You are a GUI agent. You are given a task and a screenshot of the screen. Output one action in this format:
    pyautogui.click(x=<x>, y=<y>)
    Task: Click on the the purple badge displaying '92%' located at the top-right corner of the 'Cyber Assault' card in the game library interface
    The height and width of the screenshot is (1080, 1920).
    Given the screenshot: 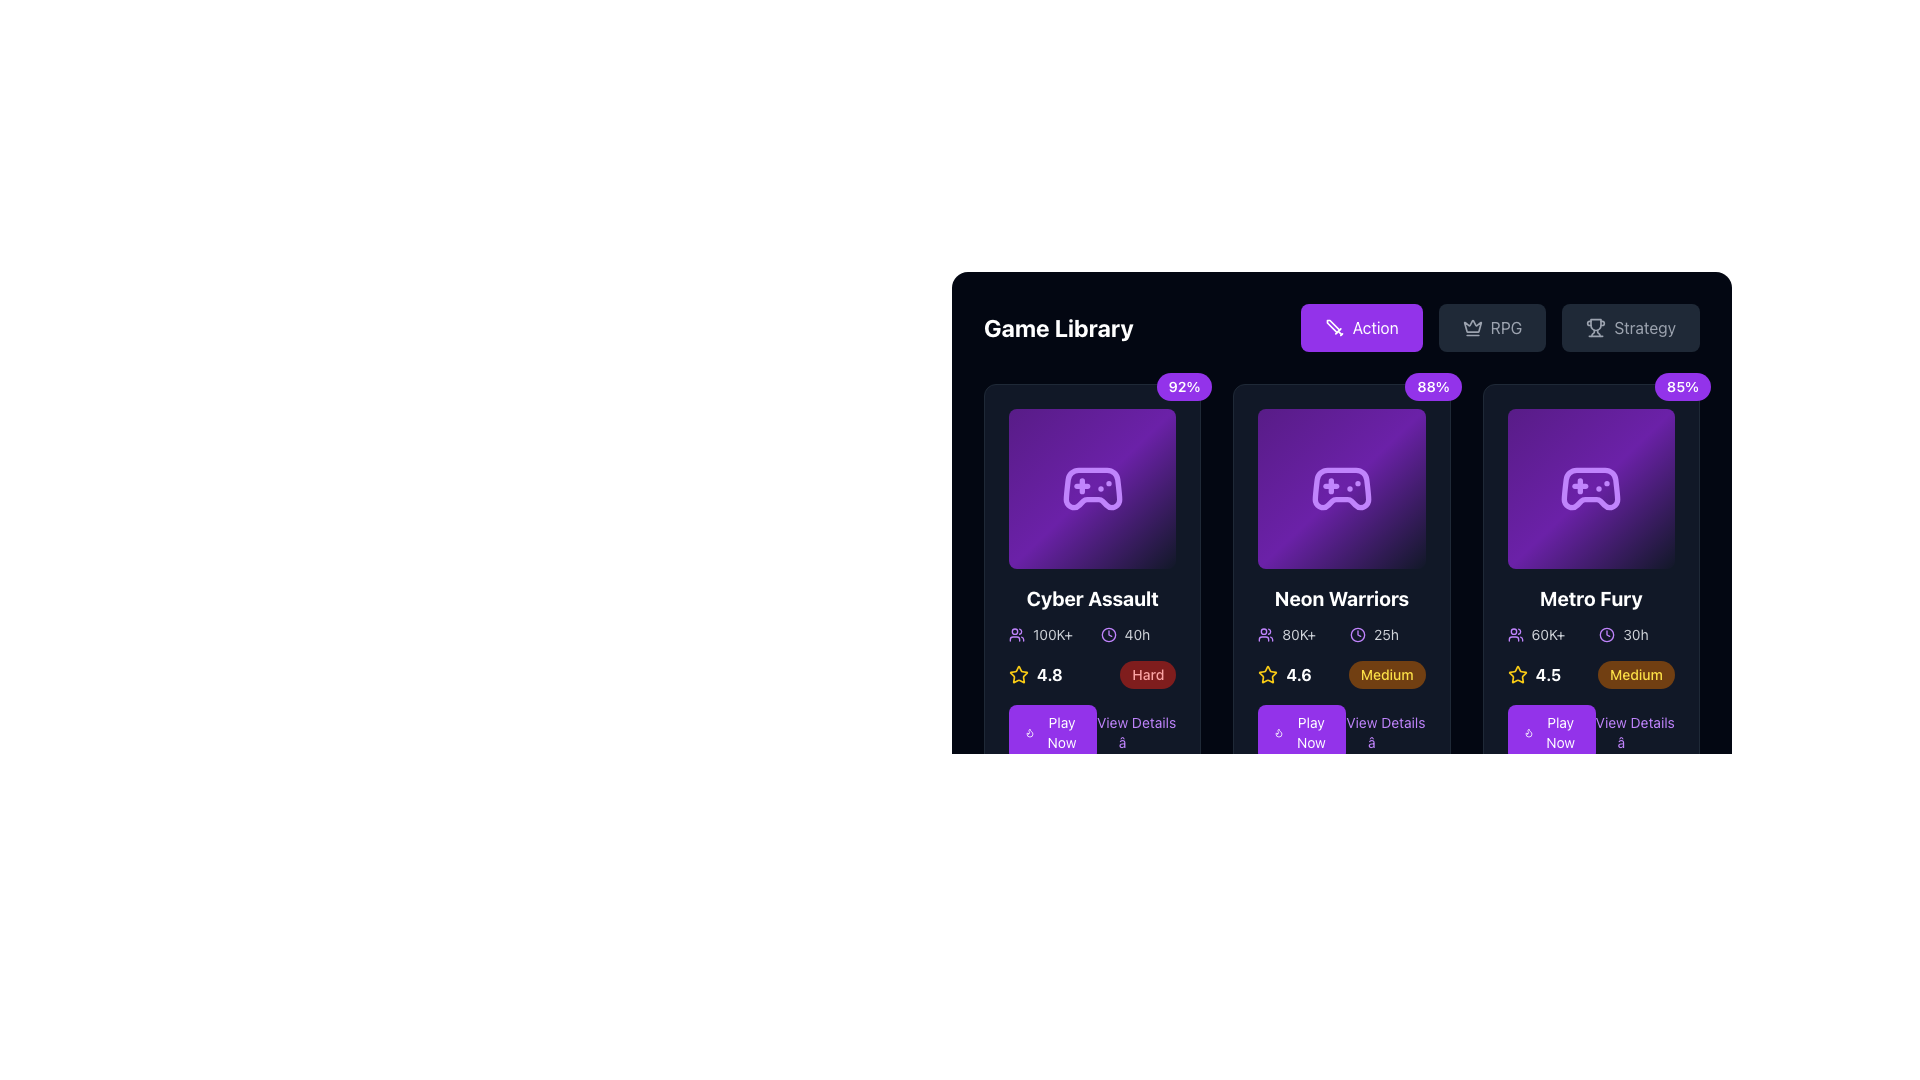 What is the action you would take?
    pyautogui.click(x=1184, y=386)
    